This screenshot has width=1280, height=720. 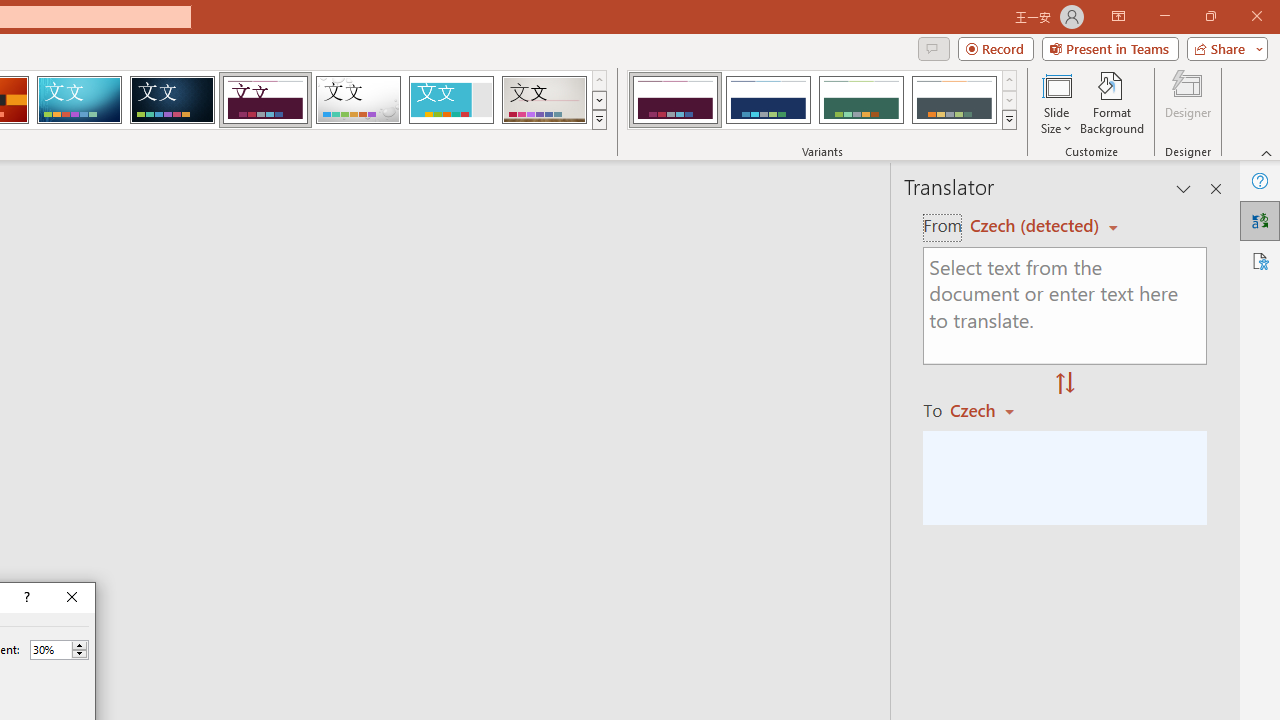 I want to click on 'Format Background', so click(x=1111, y=103).